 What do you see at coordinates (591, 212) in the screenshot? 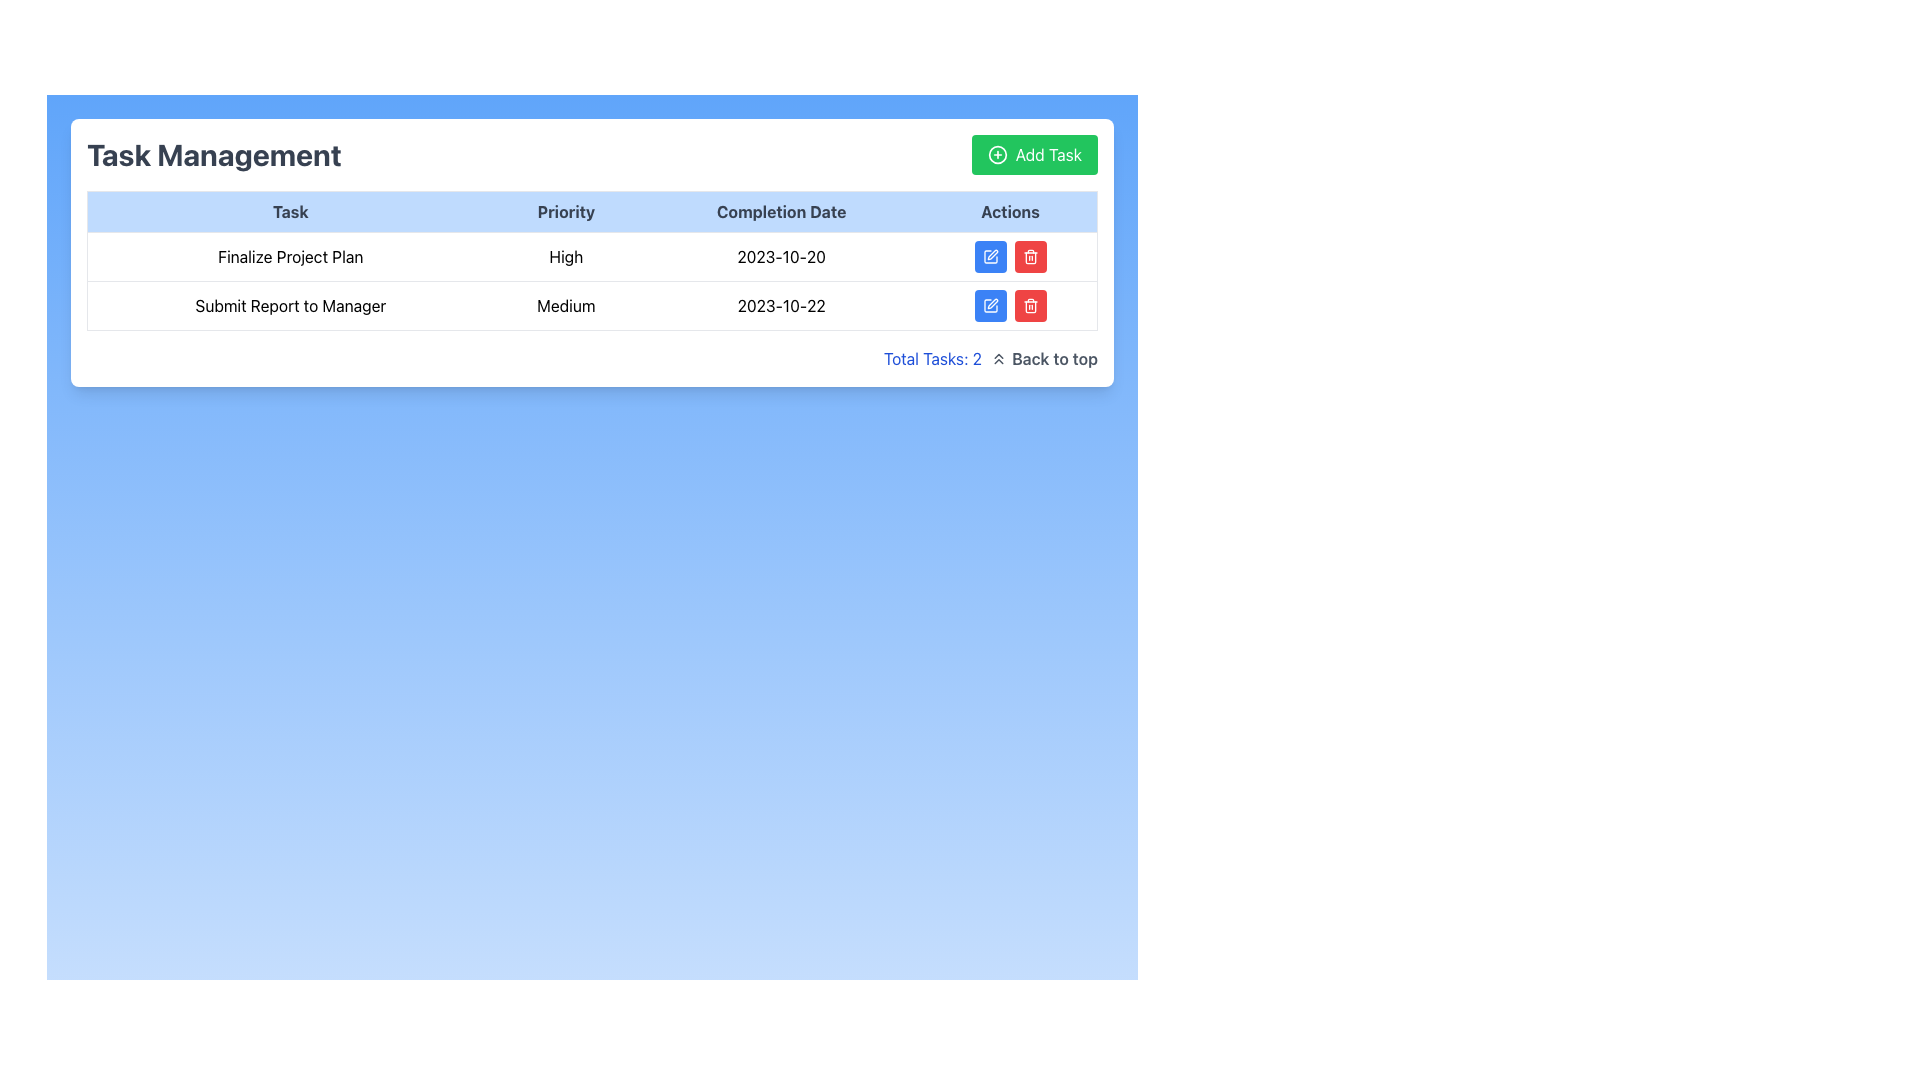
I see `the Table Header Row located below the 'Task Management' header to sort the columns of the task management table` at bounding box center [591, 212].